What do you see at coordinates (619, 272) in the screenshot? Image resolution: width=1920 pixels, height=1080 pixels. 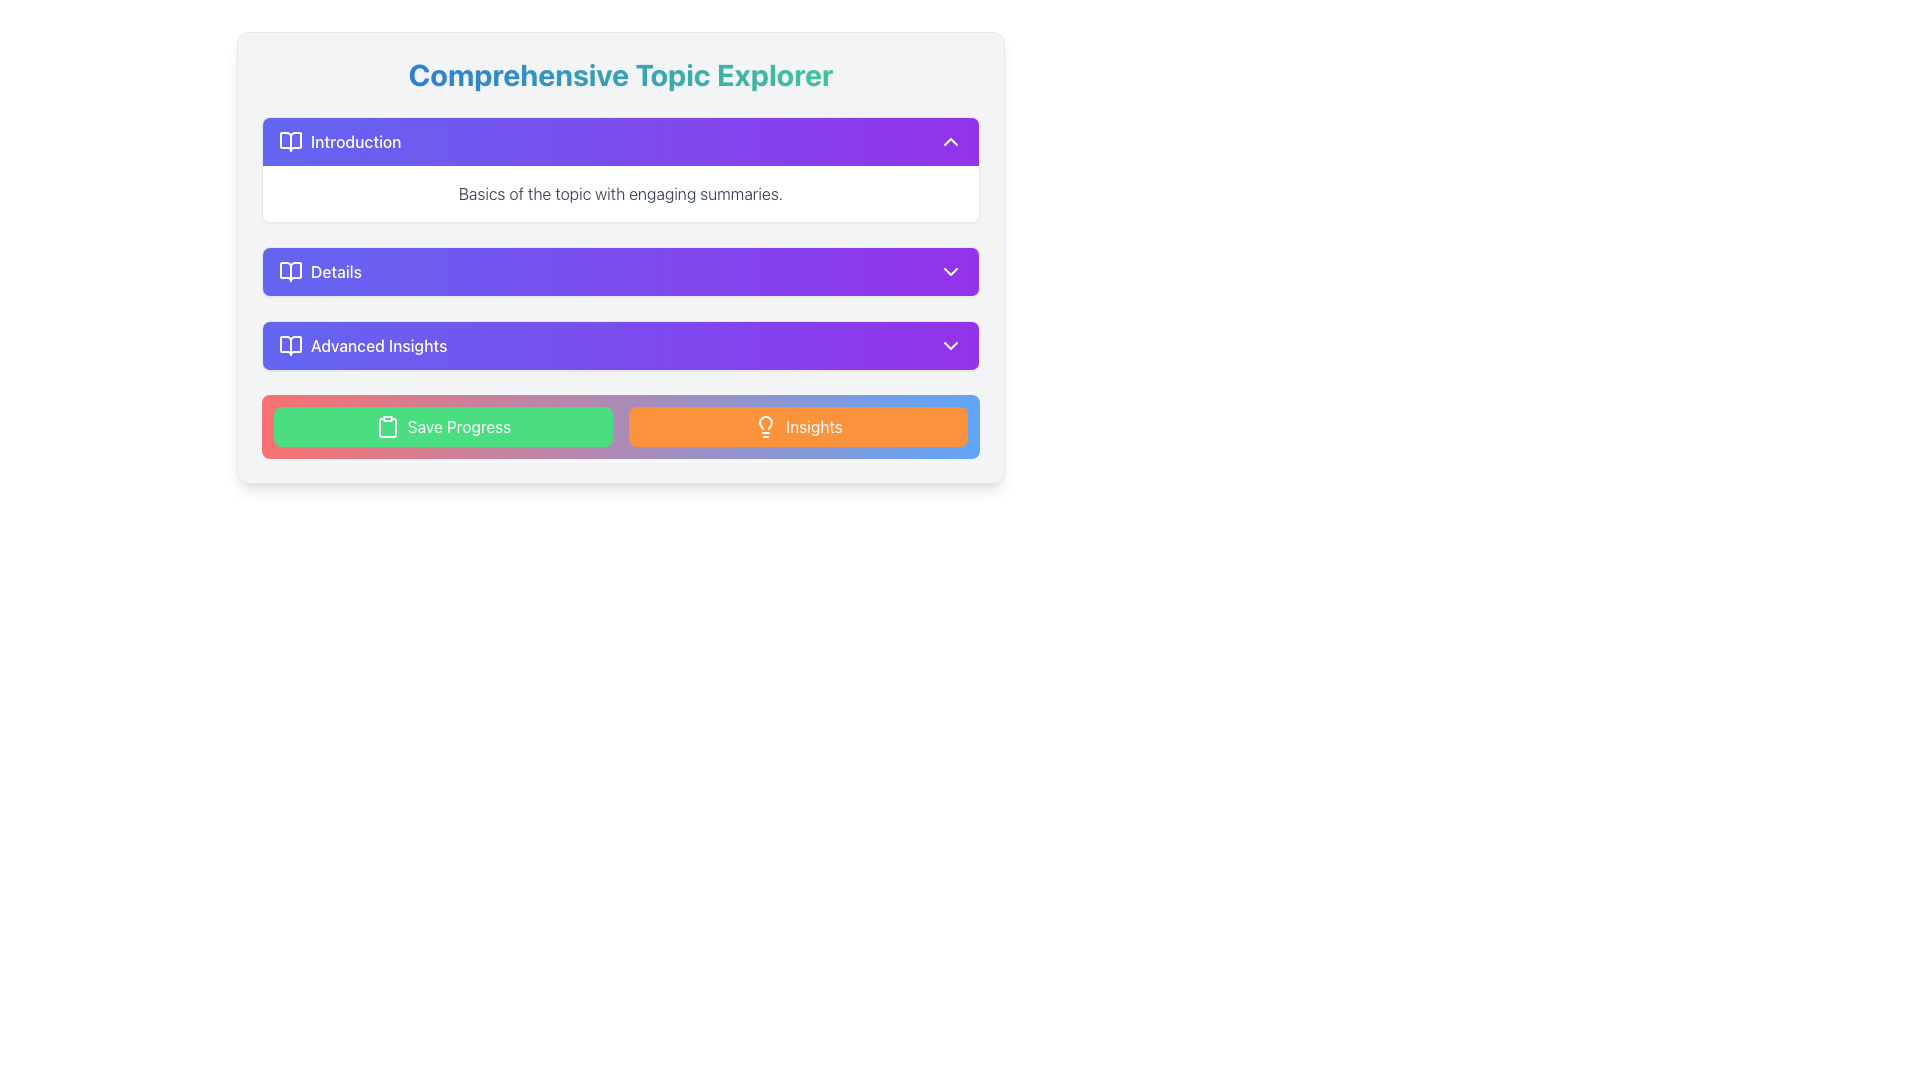 I see `the second expandable button in the 'Comprehensive Topic Explorer'` at bounding box center [619, 272].